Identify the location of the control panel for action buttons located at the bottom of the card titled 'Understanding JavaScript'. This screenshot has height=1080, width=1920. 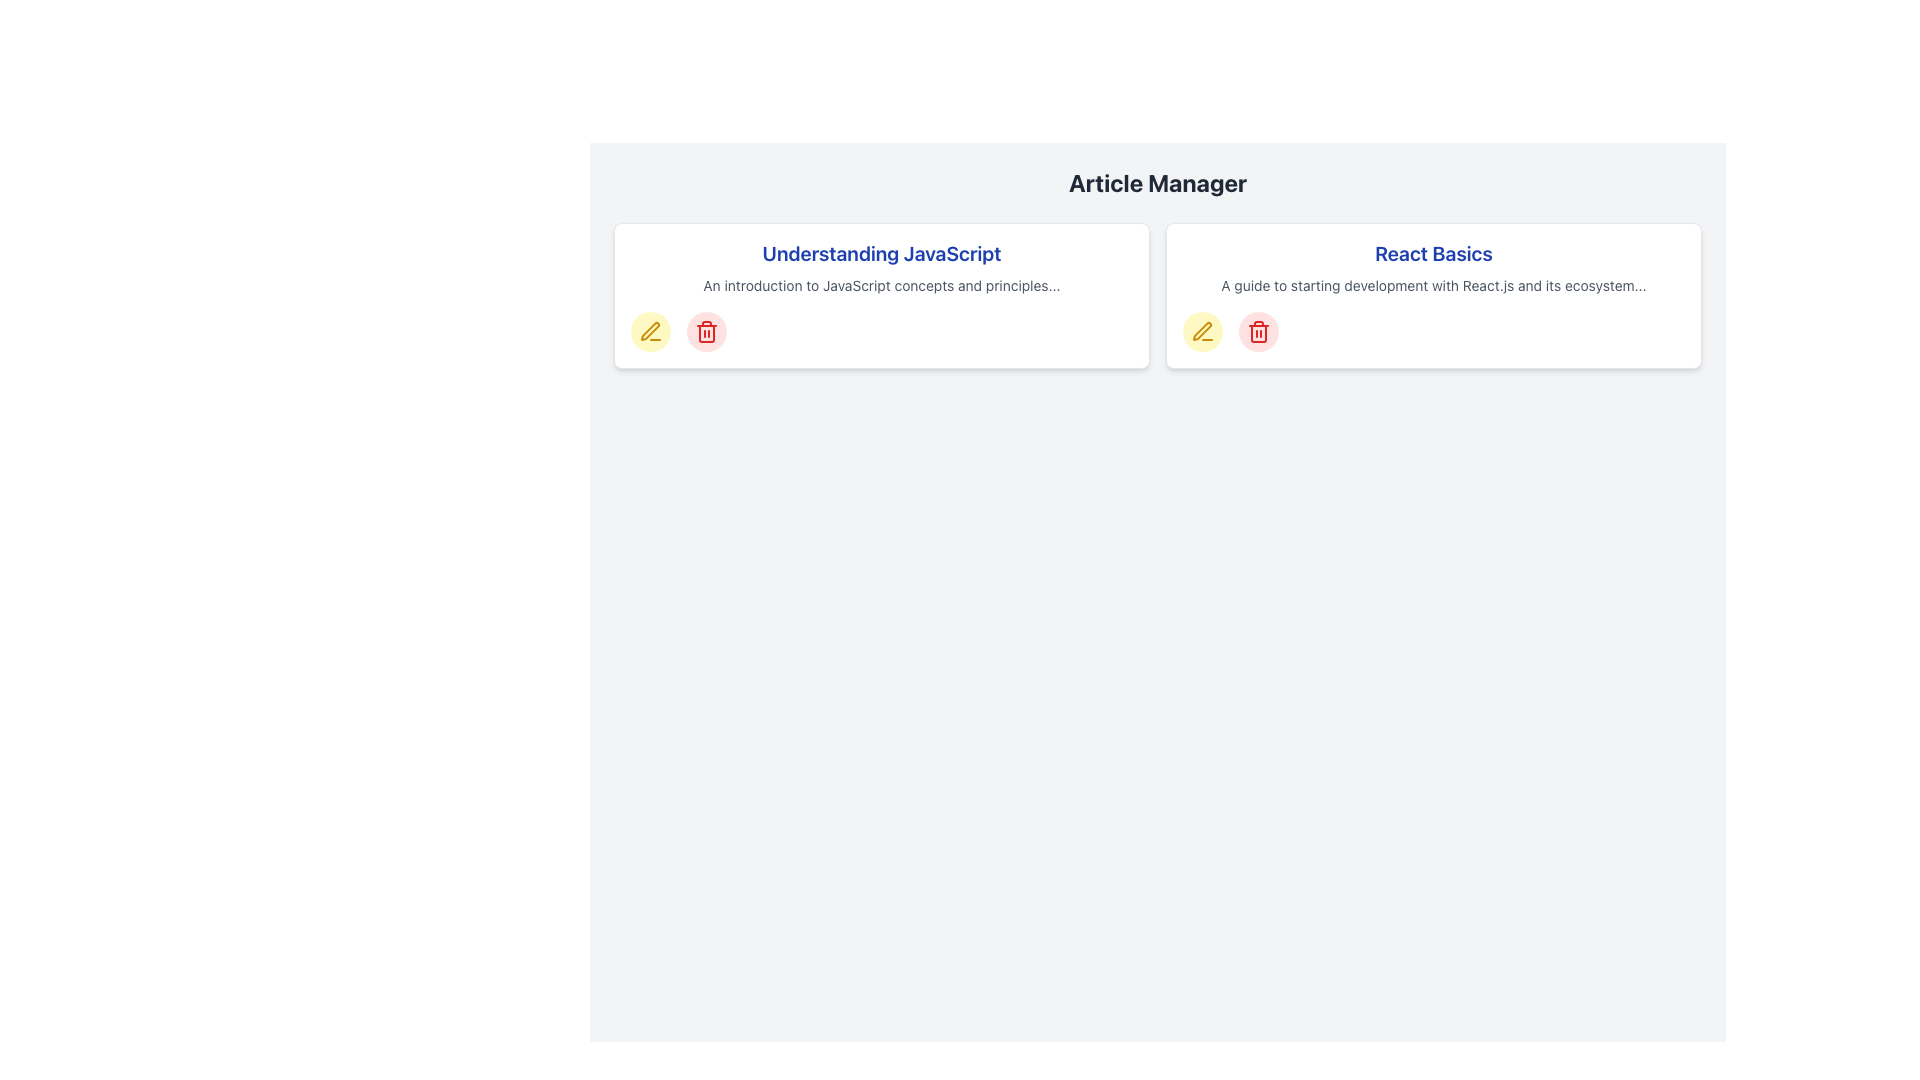
(881, 330).